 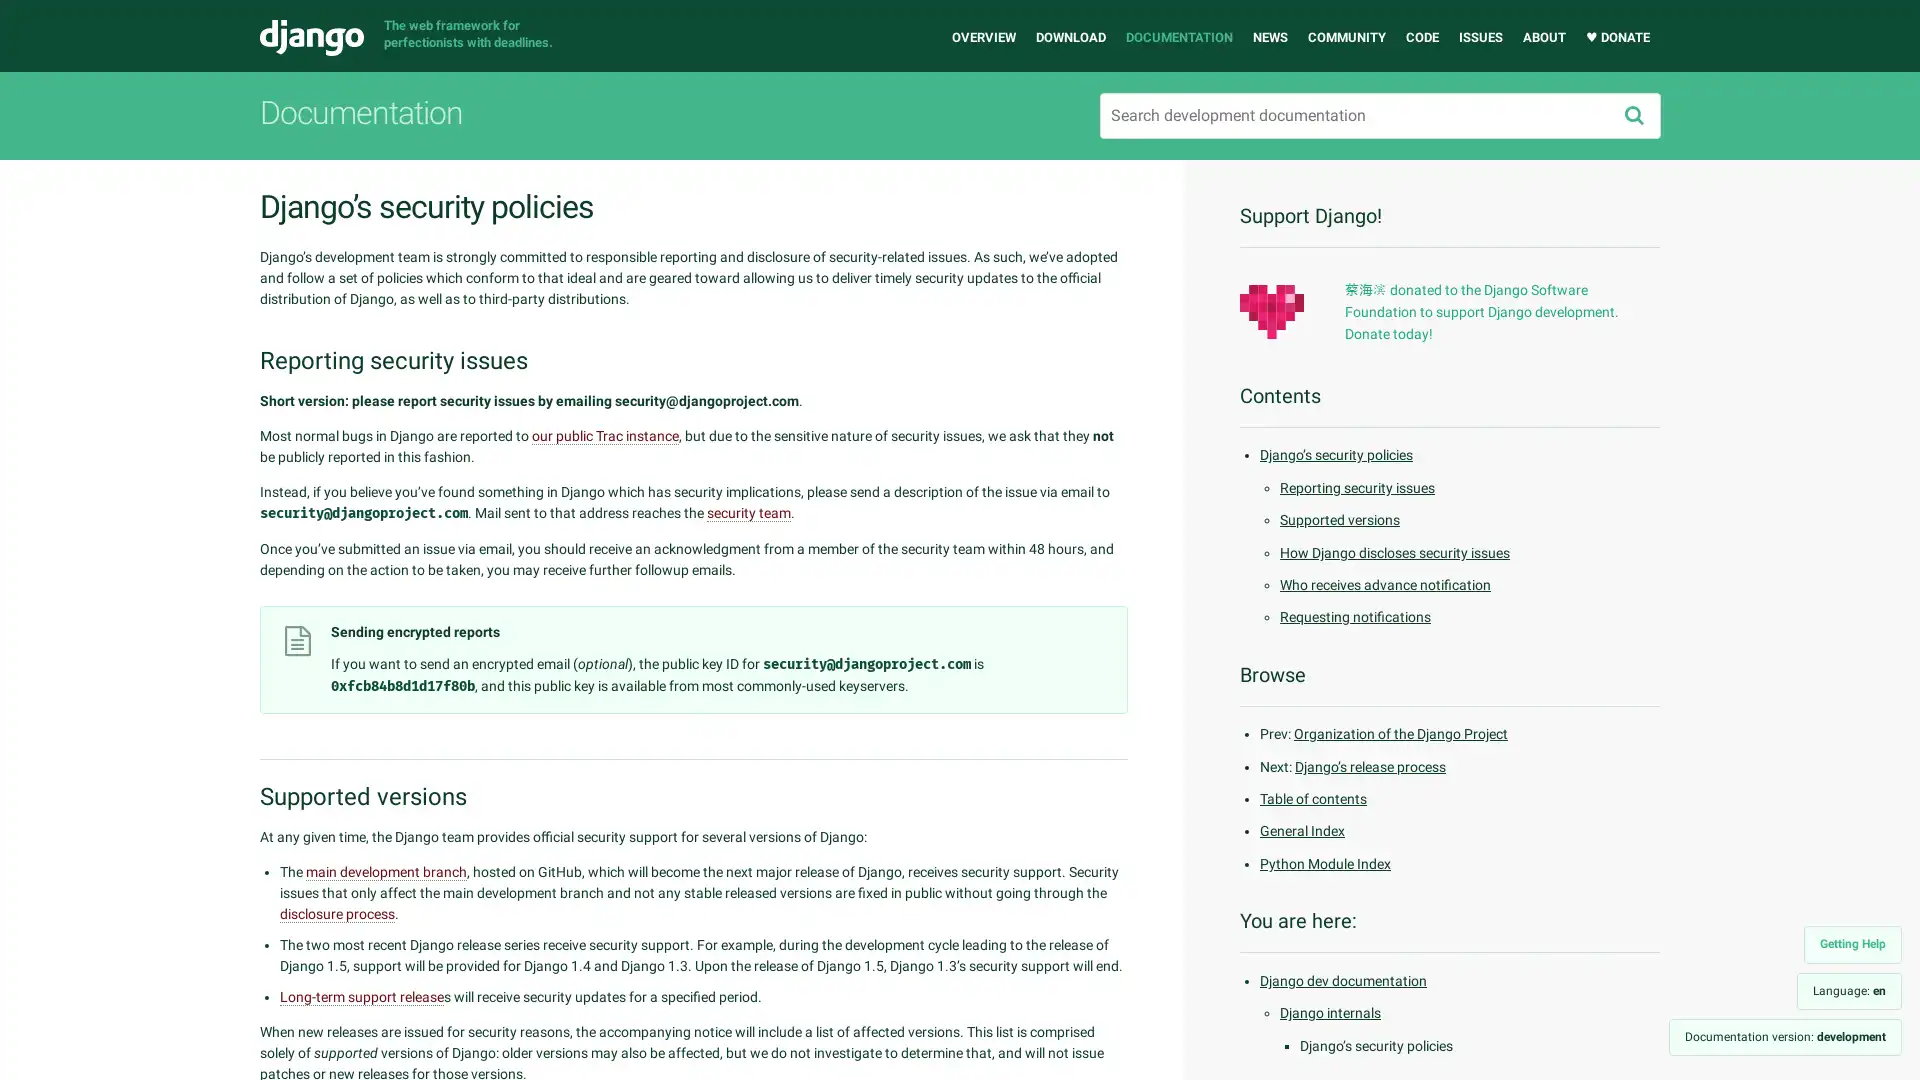 I want to click on Search, so click(x=1633, y=115).